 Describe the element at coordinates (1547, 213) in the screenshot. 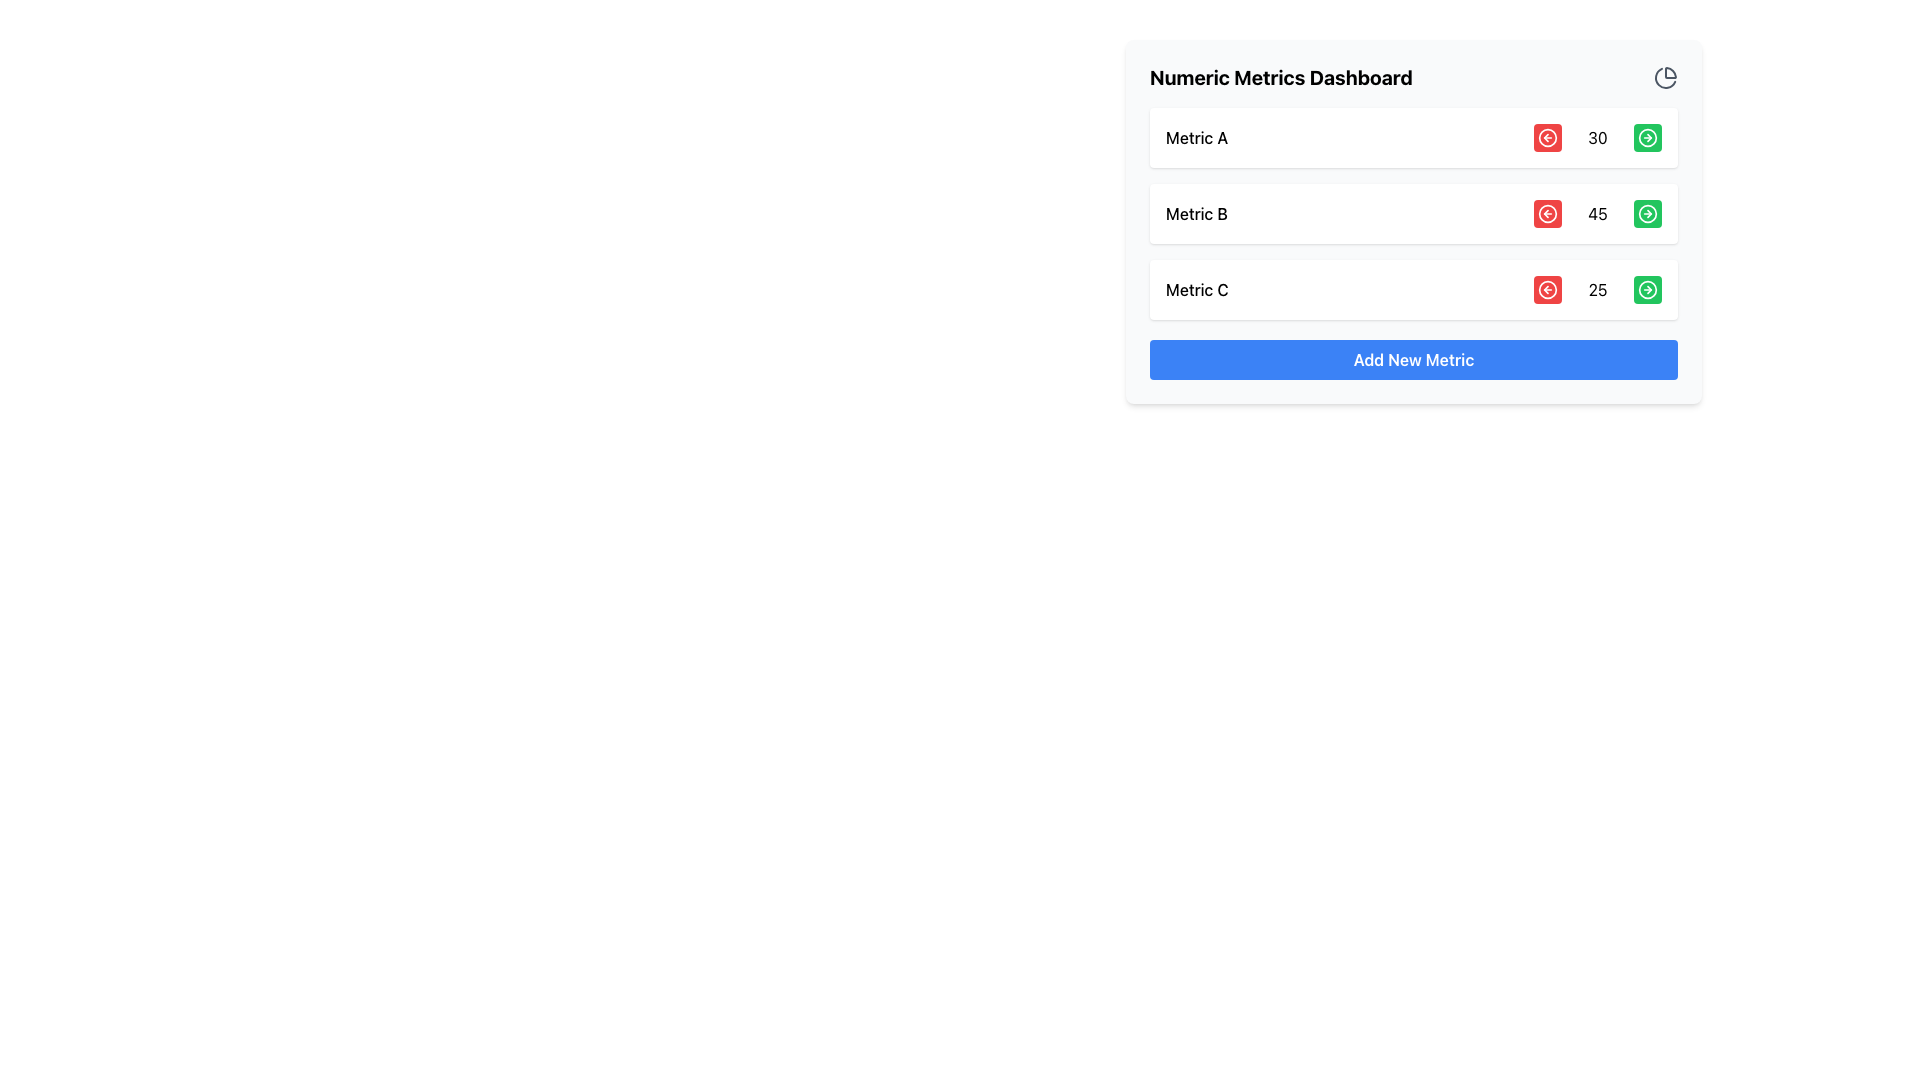

I see `the decrement button located in the second row, adjacent to the number '45', for accessibility interactions` at that location.